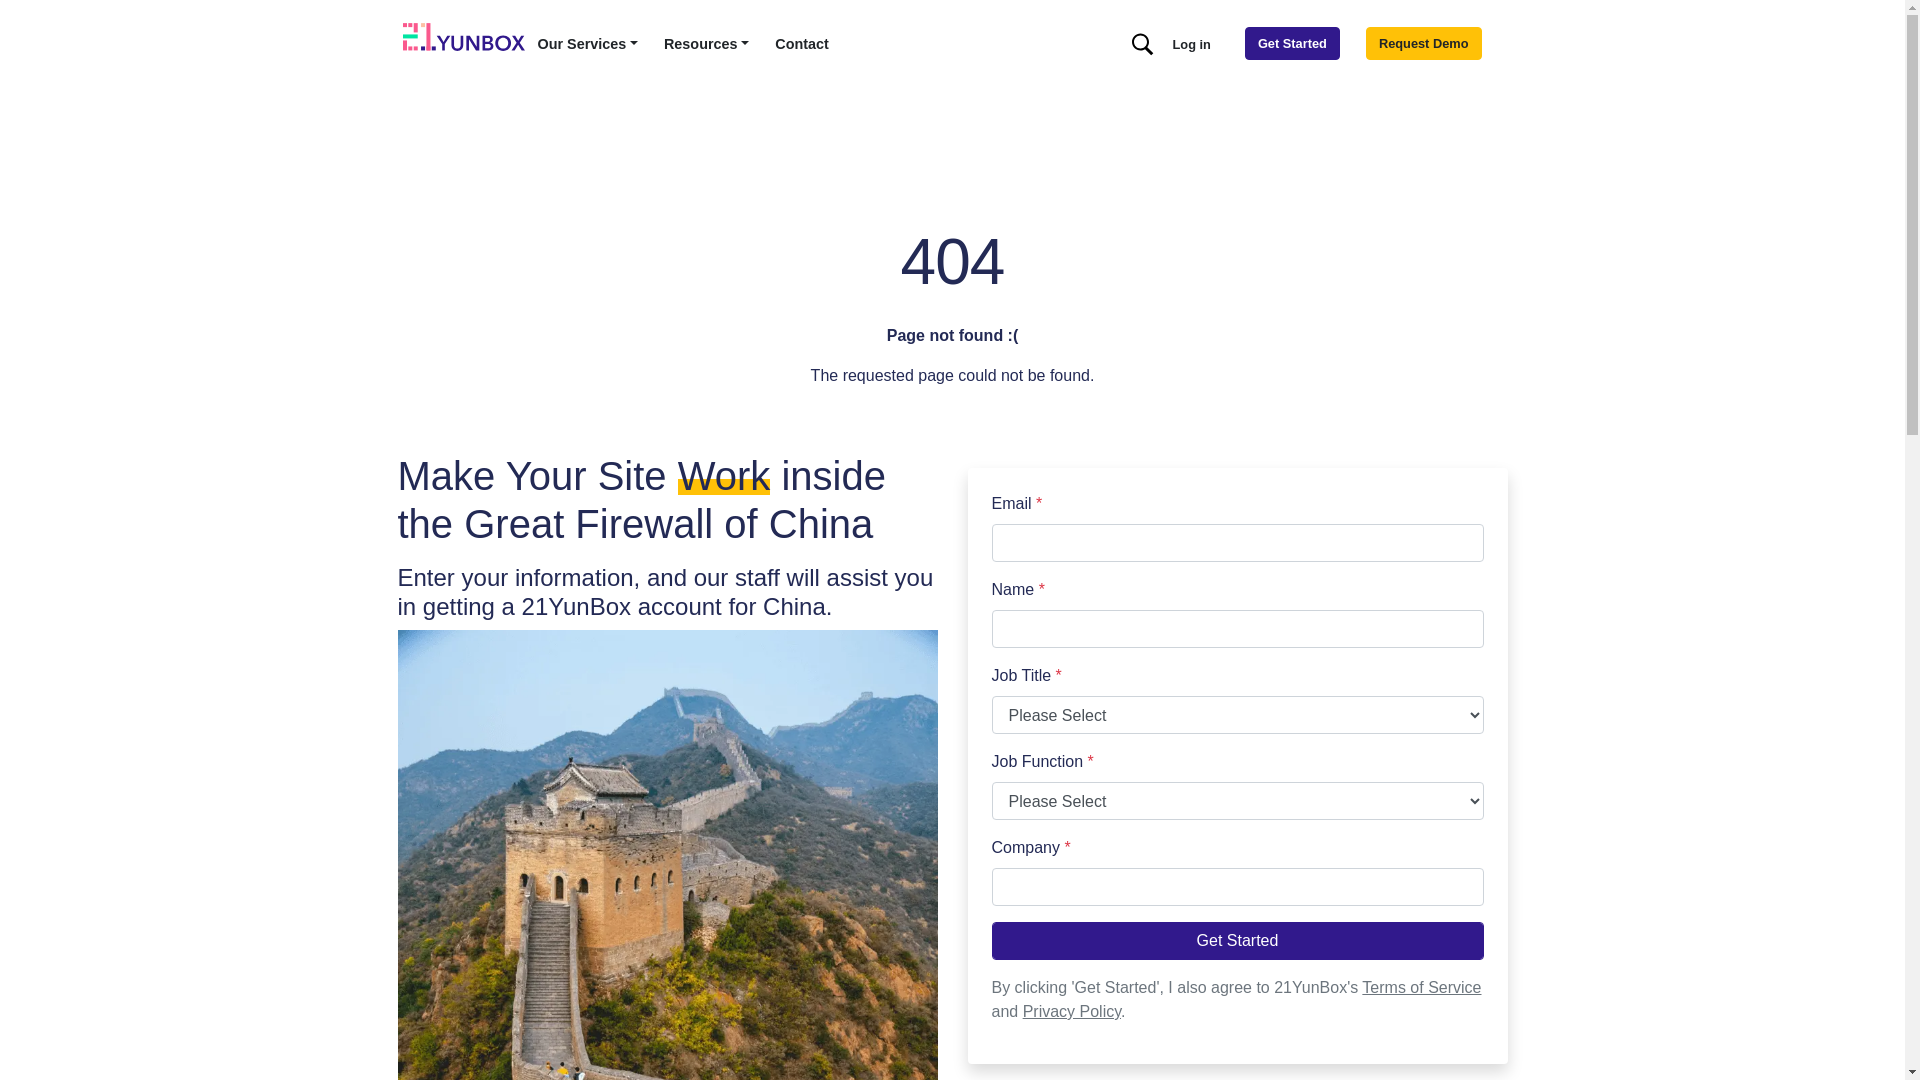 This screenshot has width=1920, height=1080. Describe the element at coordinates (529, 45) in the screenshot. I see `'Our Services'` at that location.